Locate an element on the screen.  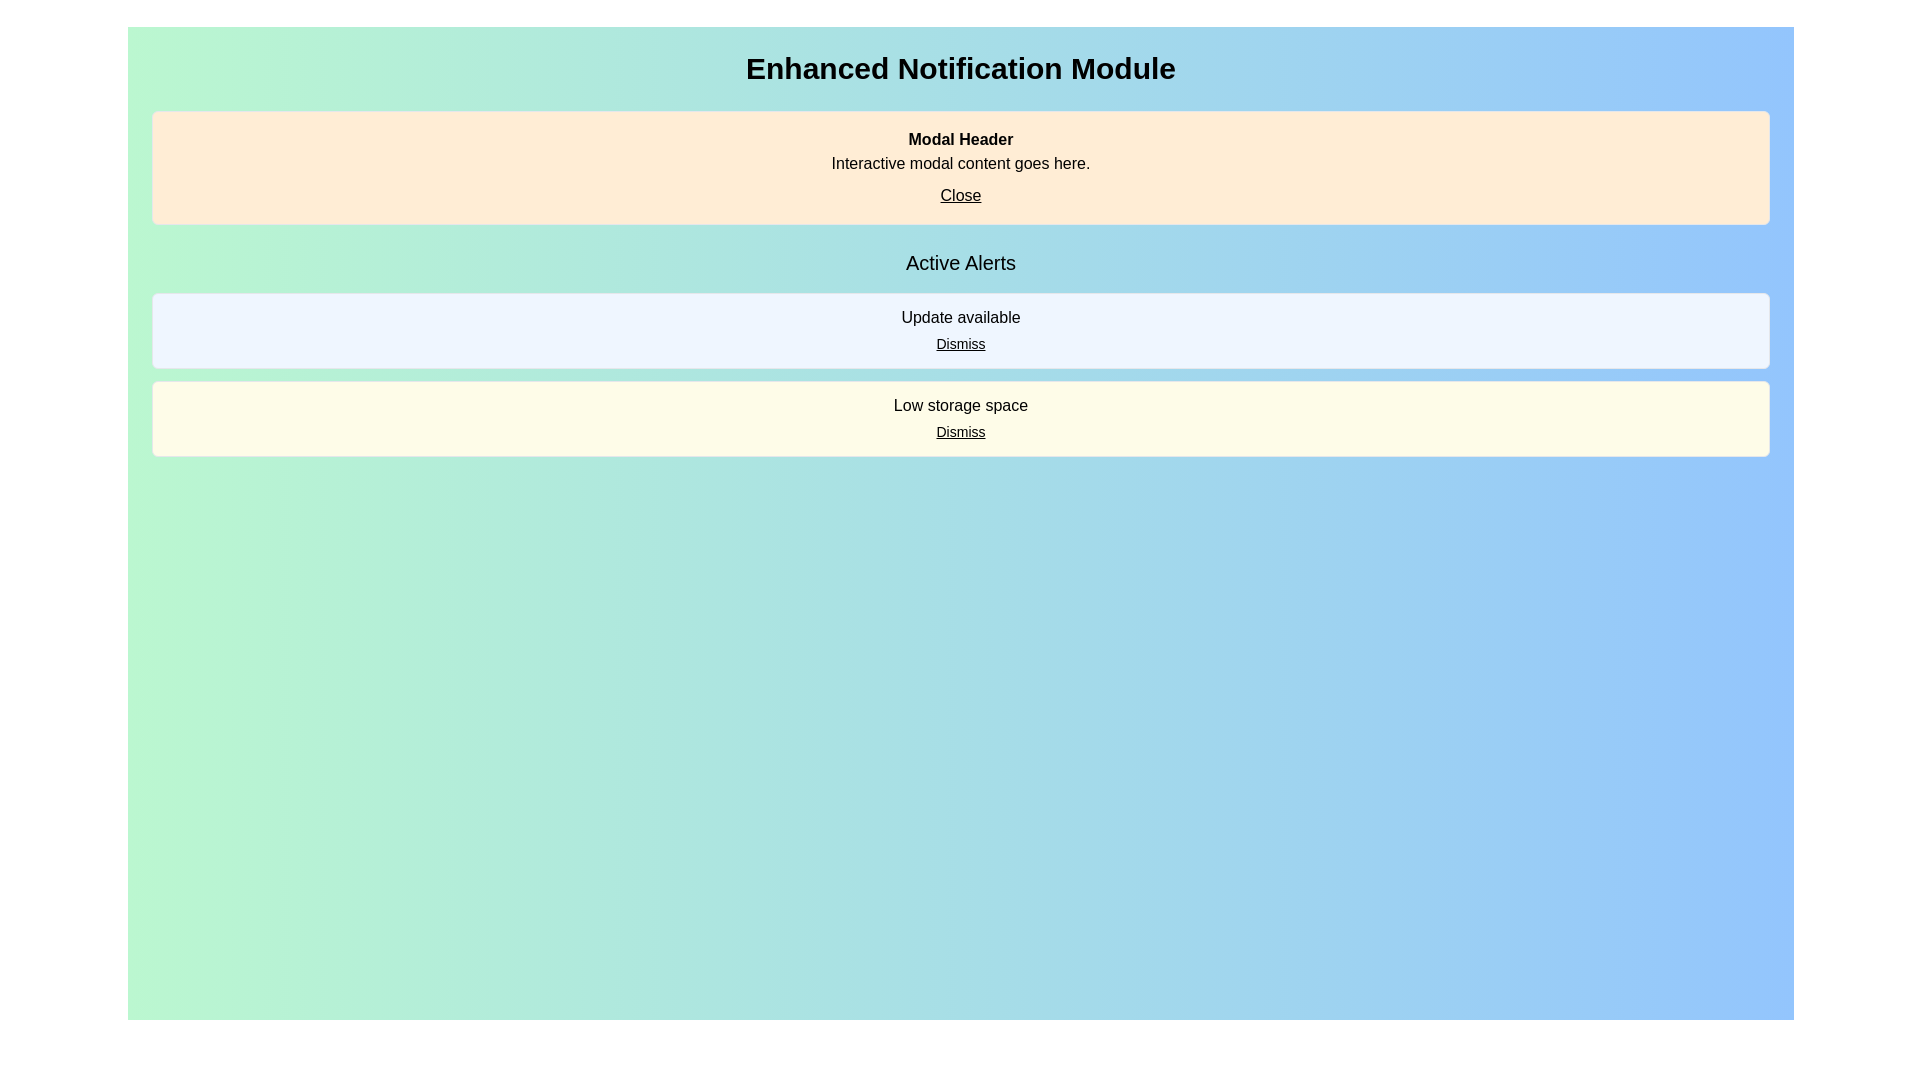
the 'Close' hyperlink located at the bottom-right corner of the 'Modal Header' section is located at coordinates (960, 196).